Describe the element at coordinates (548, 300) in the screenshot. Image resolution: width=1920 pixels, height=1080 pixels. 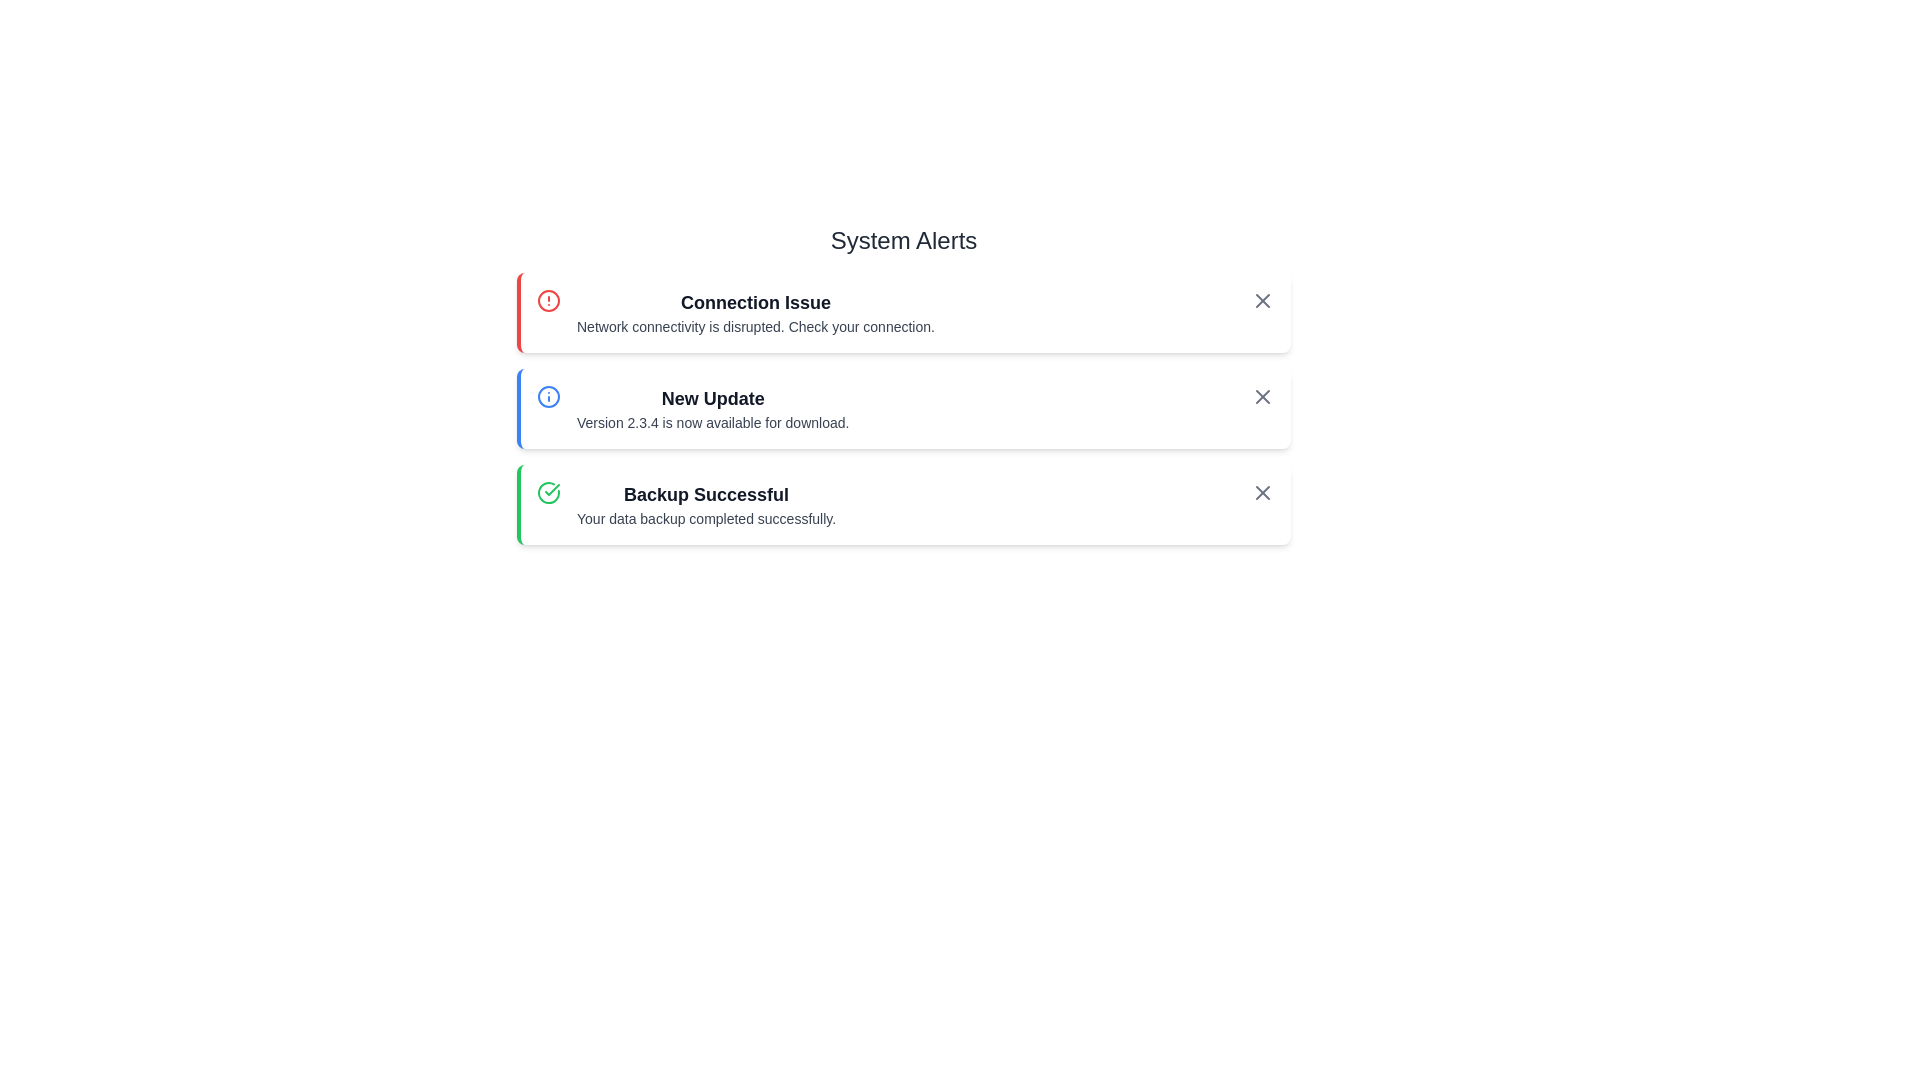
I see `the visual alert indicator icon located at the left edge of the first alert box titled 'Connection Issue', which is aligned horizontally with the title text and vertically in the middle of the box` at that location.